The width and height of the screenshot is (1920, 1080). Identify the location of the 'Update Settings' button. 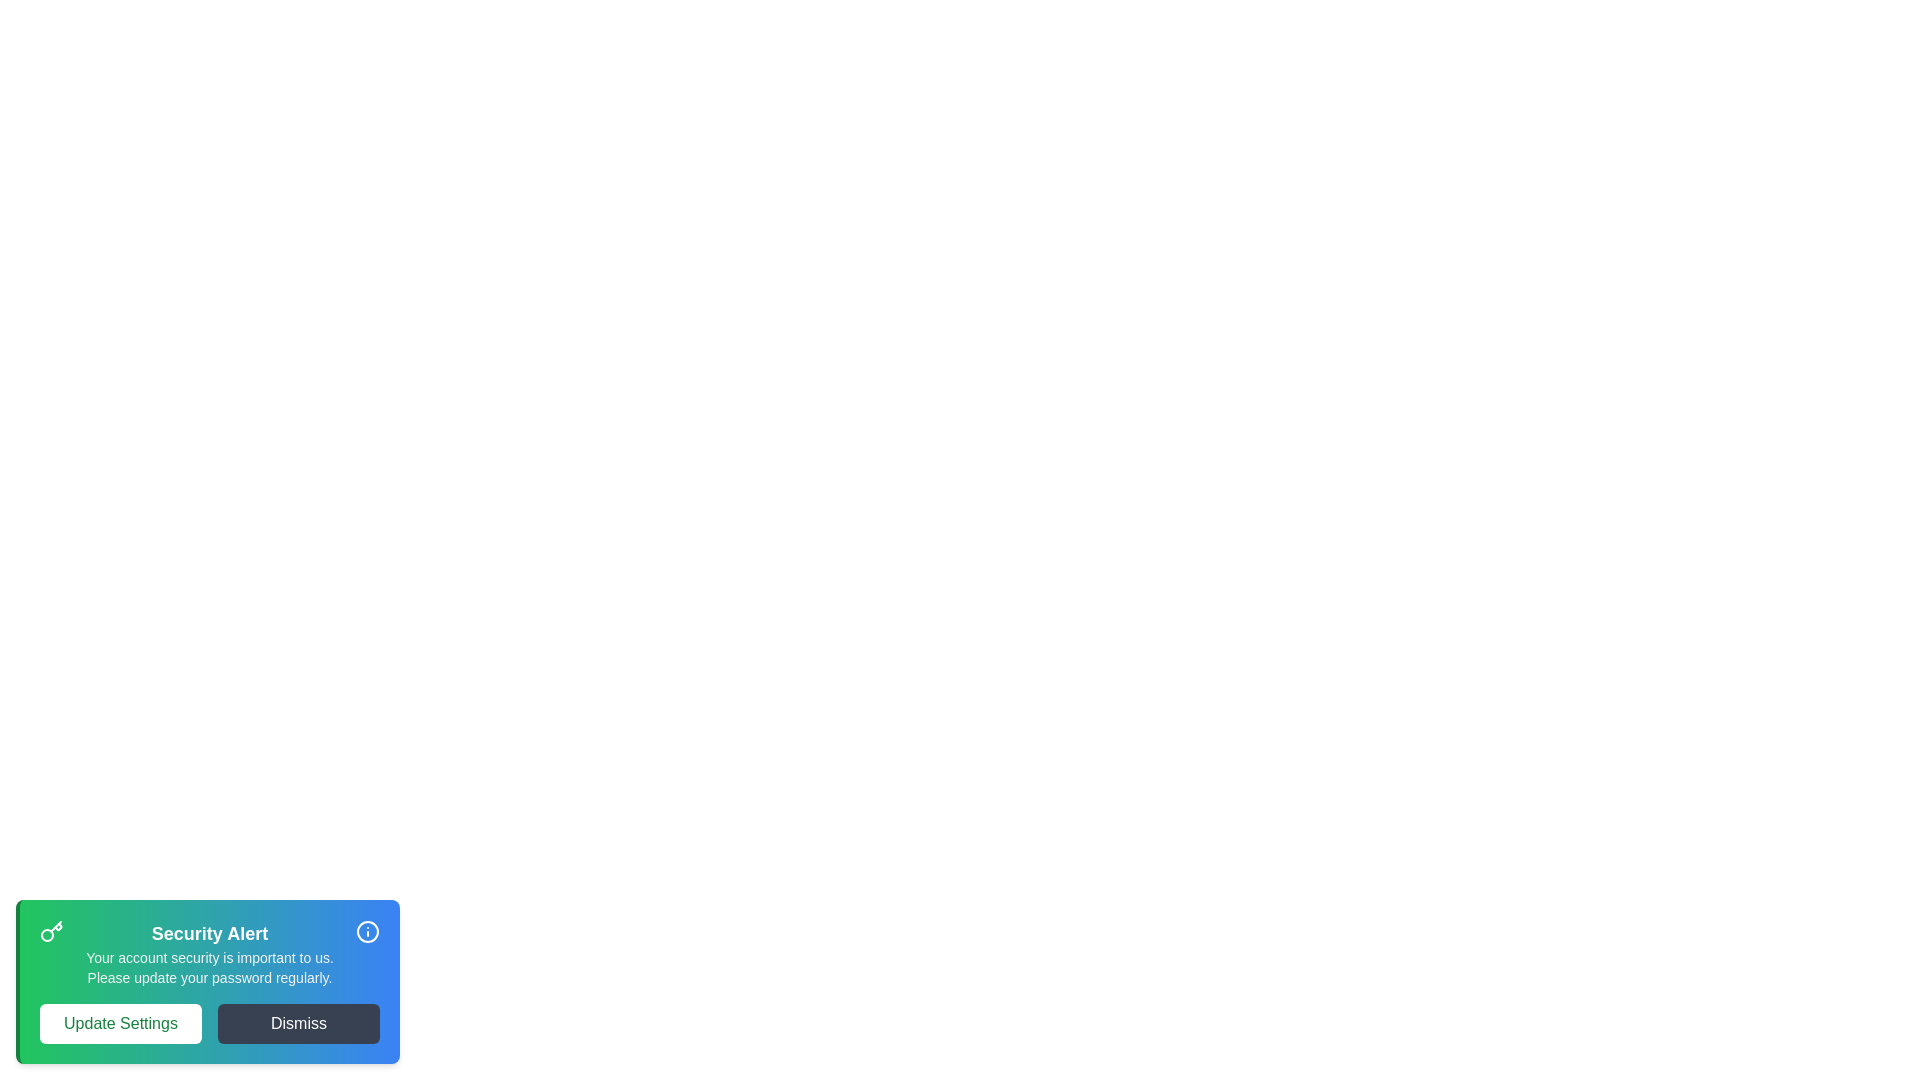
(119, 1023).